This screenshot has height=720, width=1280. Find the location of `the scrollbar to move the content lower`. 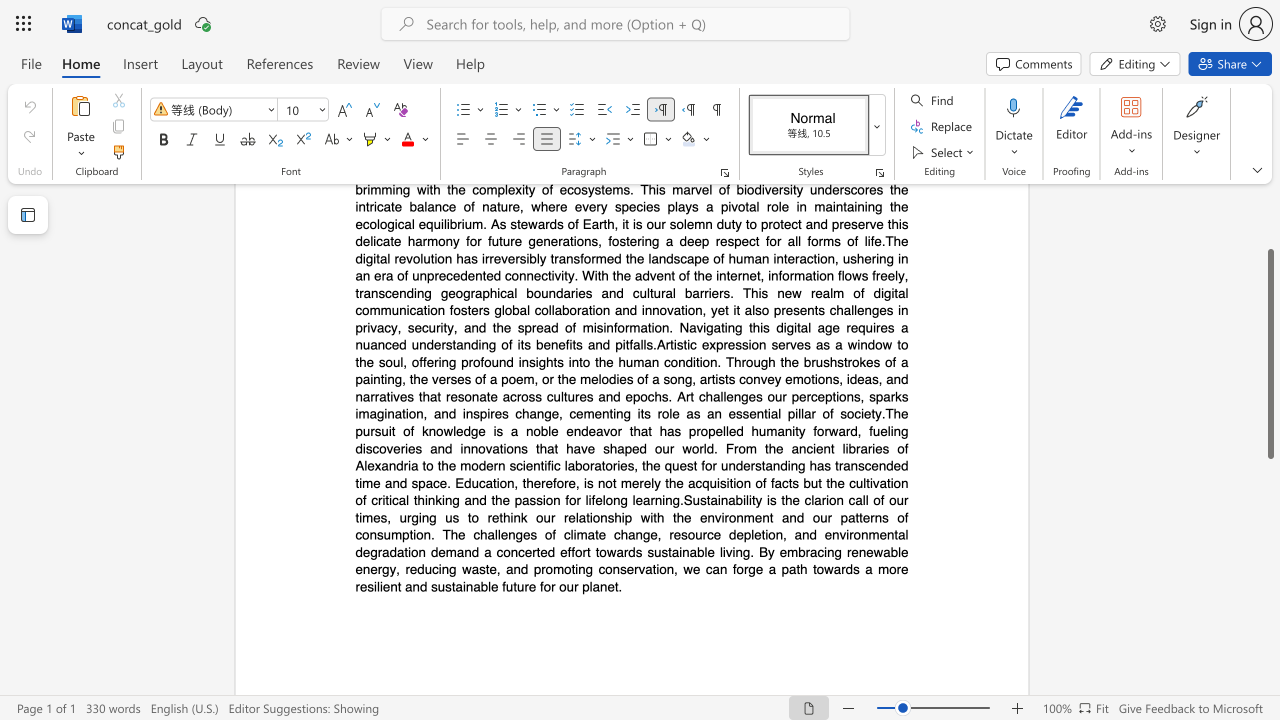

the scrollbar to move the content lower is located at coordinates (1269, 540).